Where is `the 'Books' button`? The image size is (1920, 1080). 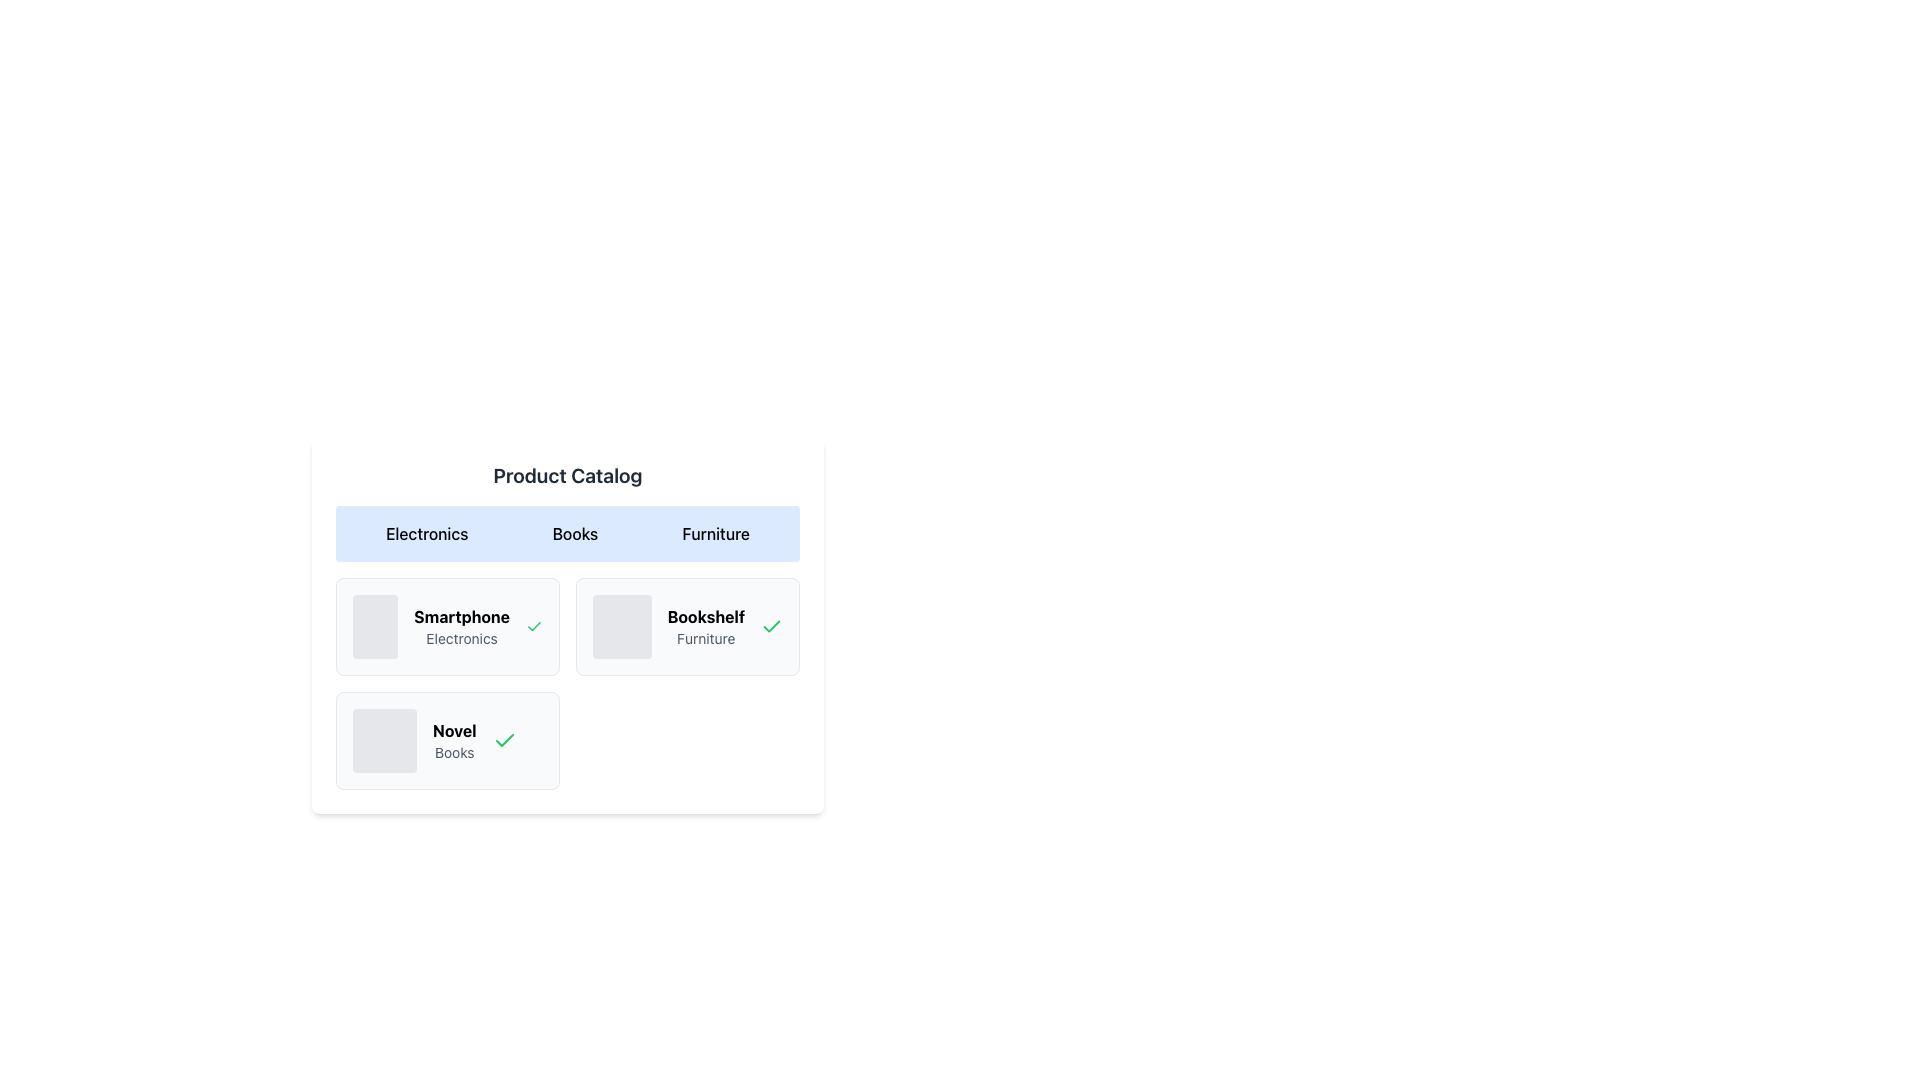 the 'Books' button is located at coordinates (574, 532).